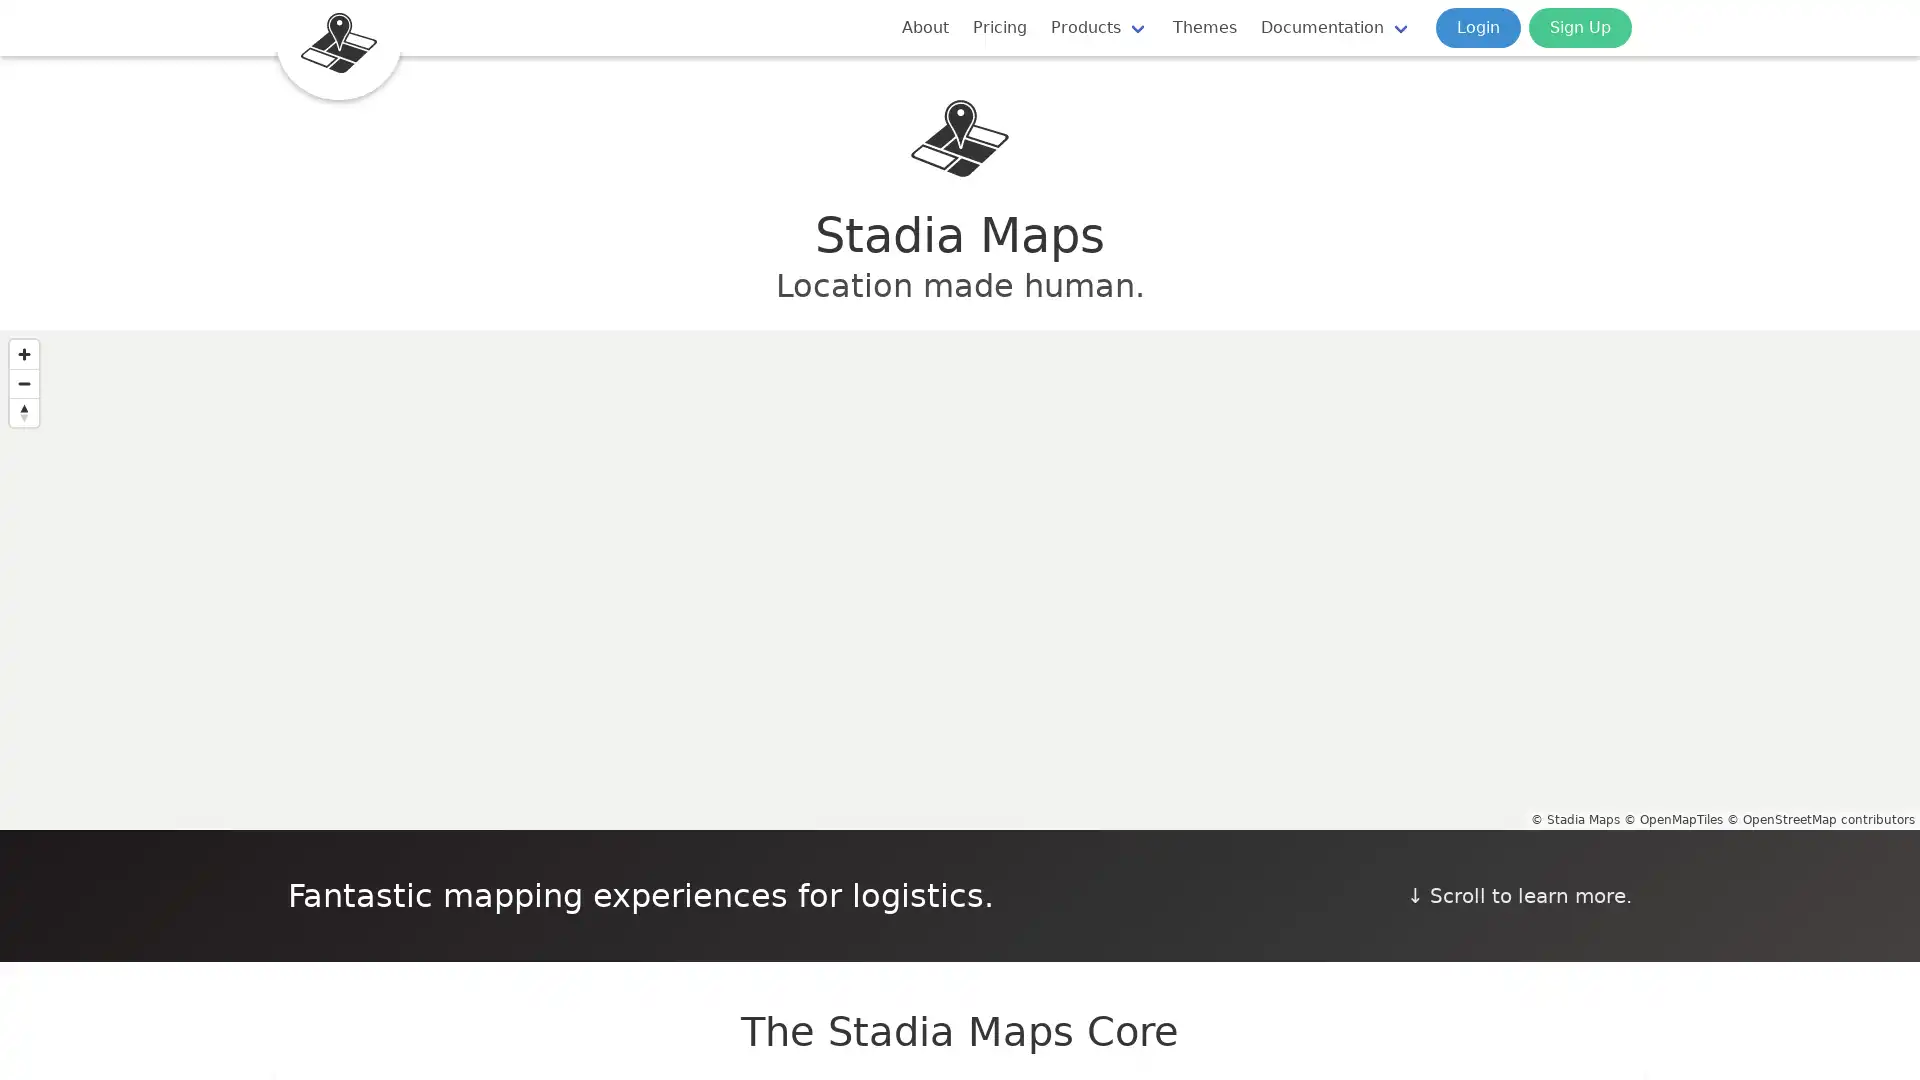  I want to click on Zoom in, so click(24, 353).